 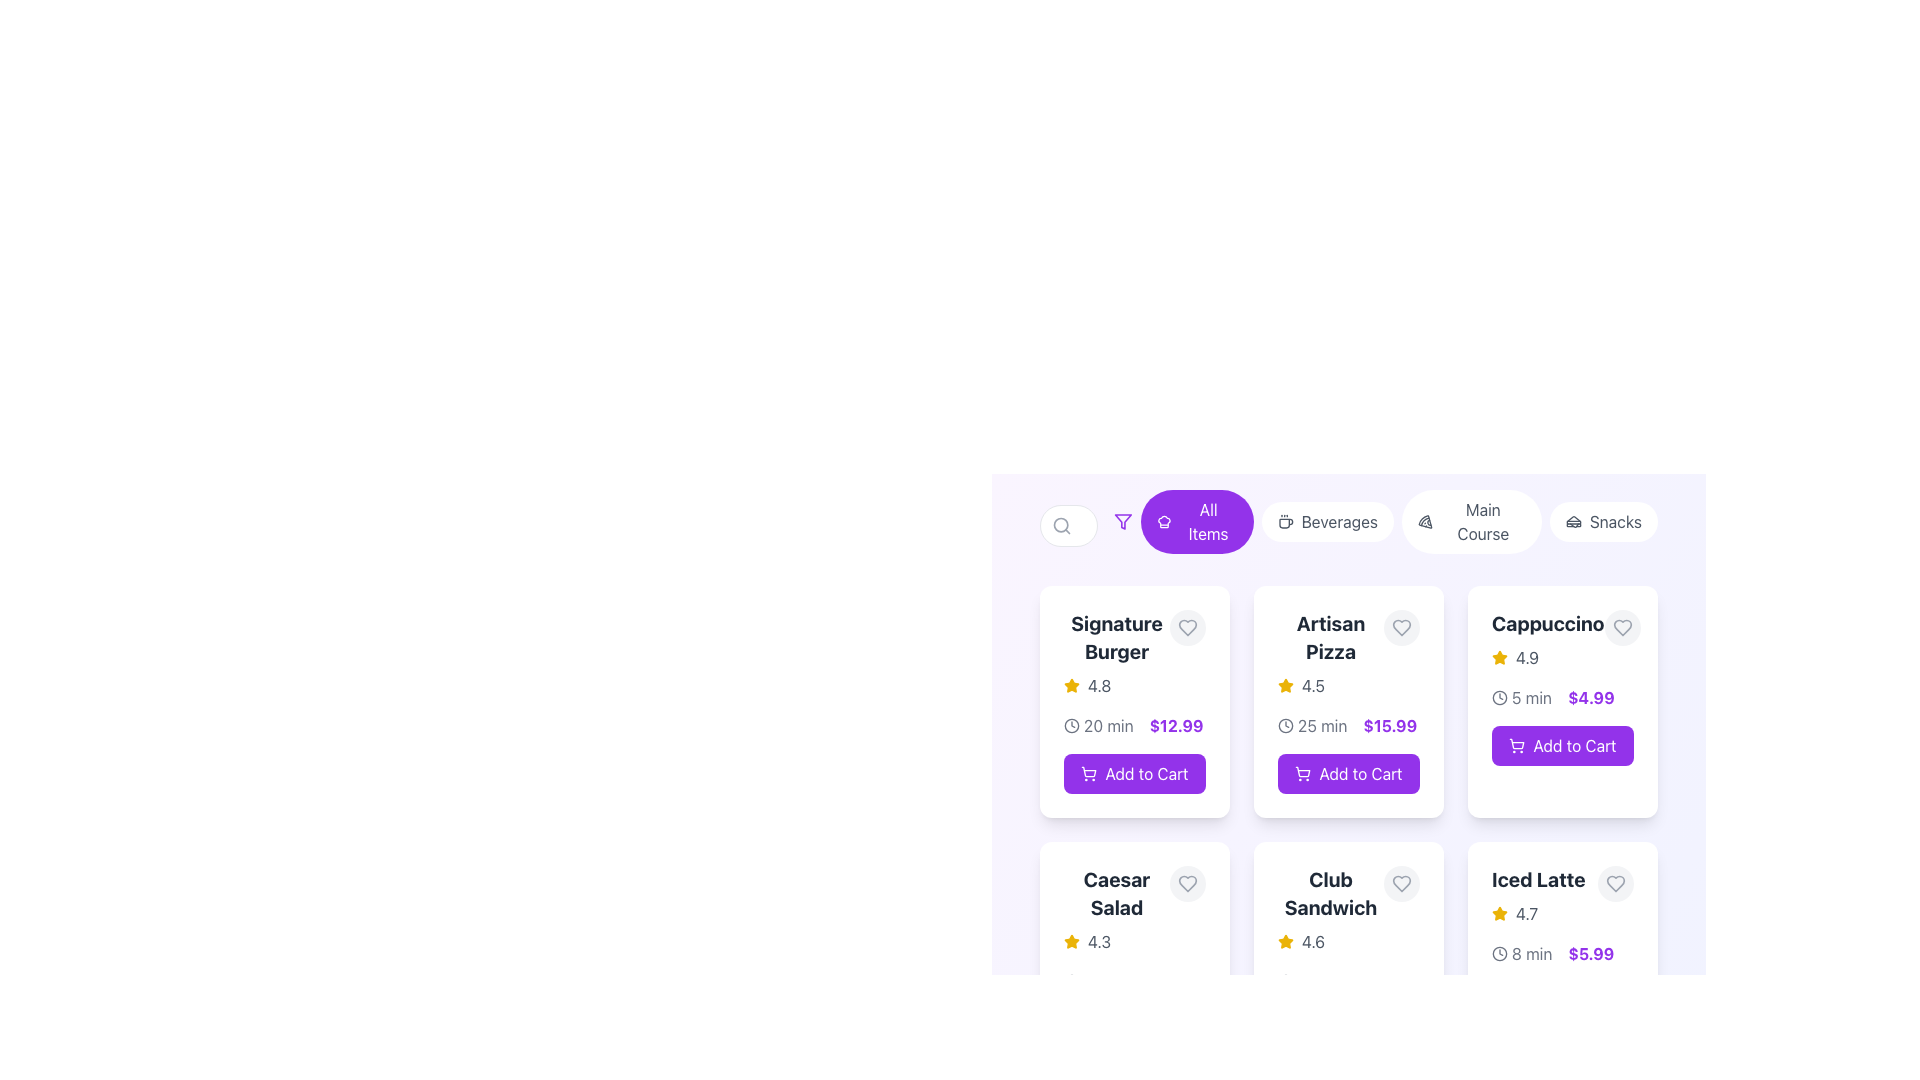 What do you see at coordinates (1330, 910) in the screenshot?
I see `text content 'Club Sandwich' and its rating '4.6' from the text label with a yellow star icon, located in the third row and second column of the menu items grid layout` at bounding box center [1330, 910].